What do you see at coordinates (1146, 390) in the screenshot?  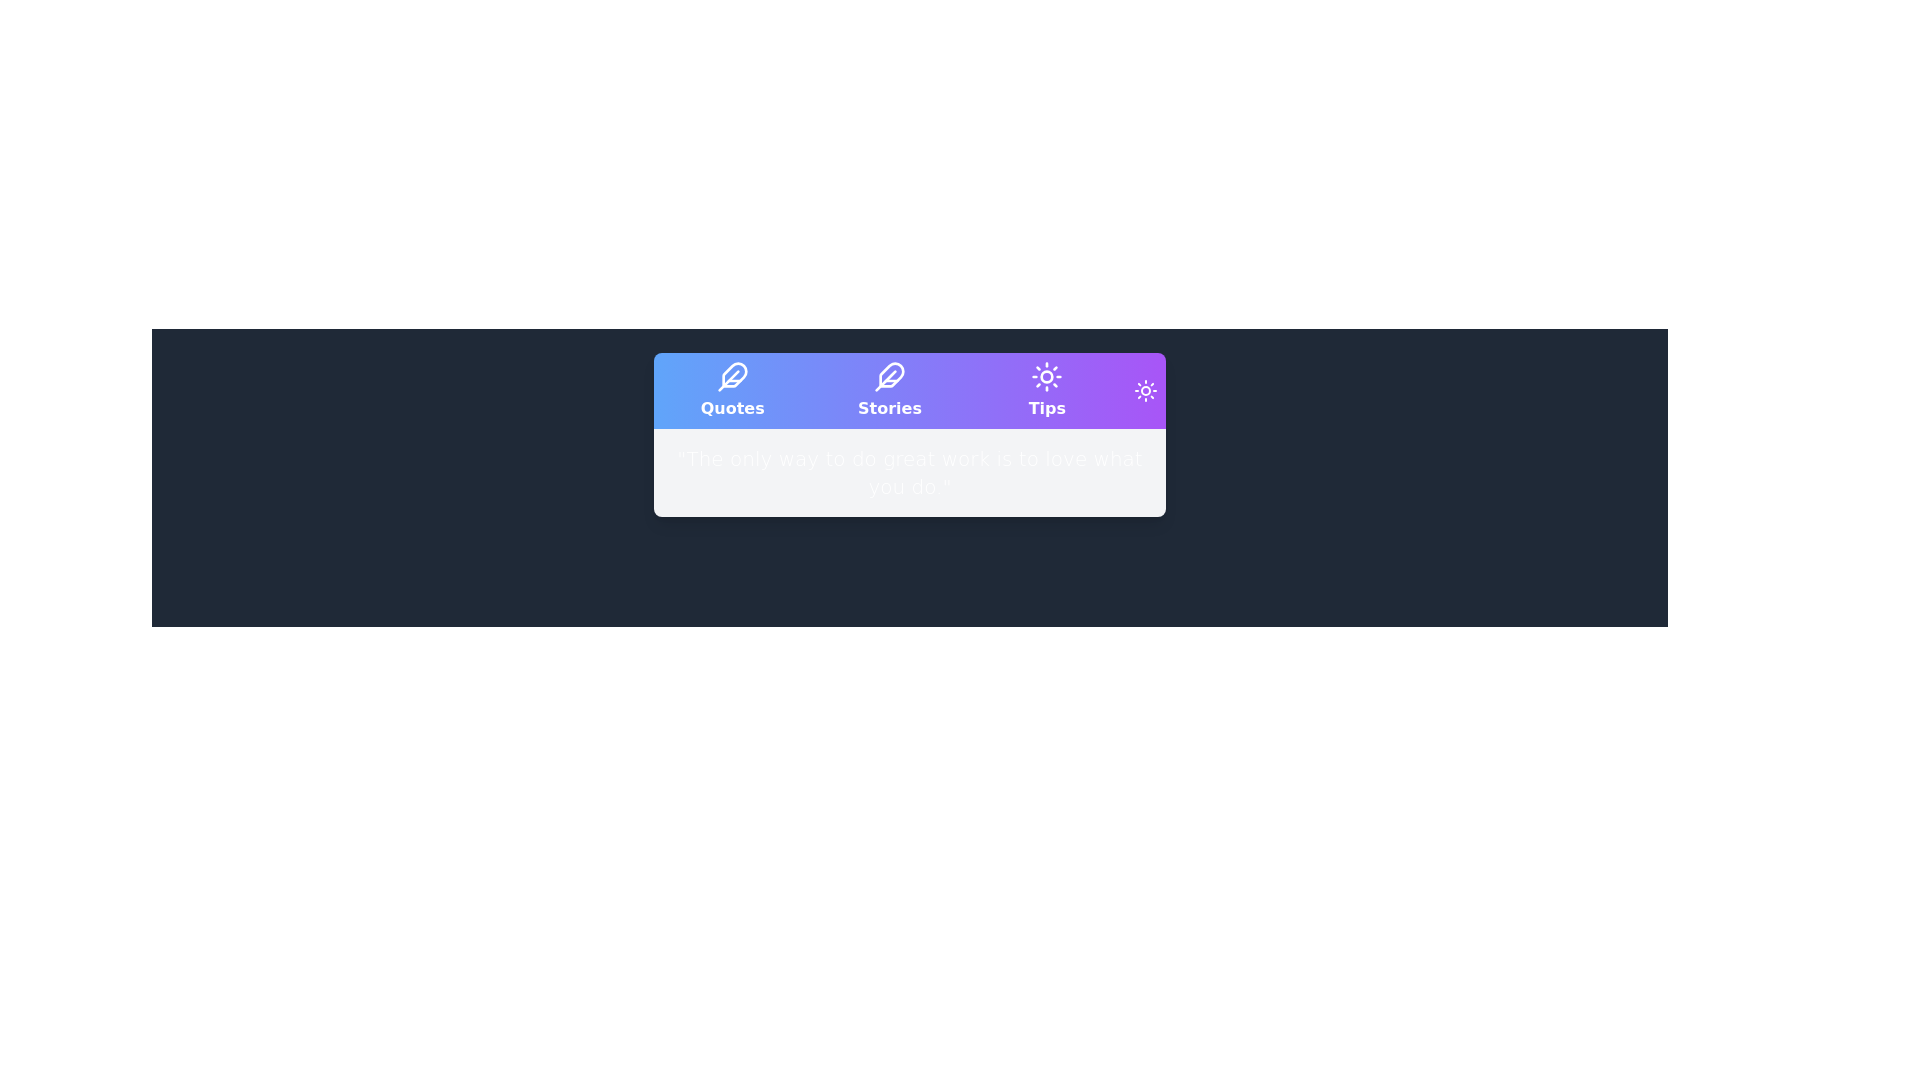 I see `the theme toggle button to switch between light and dark themes` at bounding box center [1146, 390].